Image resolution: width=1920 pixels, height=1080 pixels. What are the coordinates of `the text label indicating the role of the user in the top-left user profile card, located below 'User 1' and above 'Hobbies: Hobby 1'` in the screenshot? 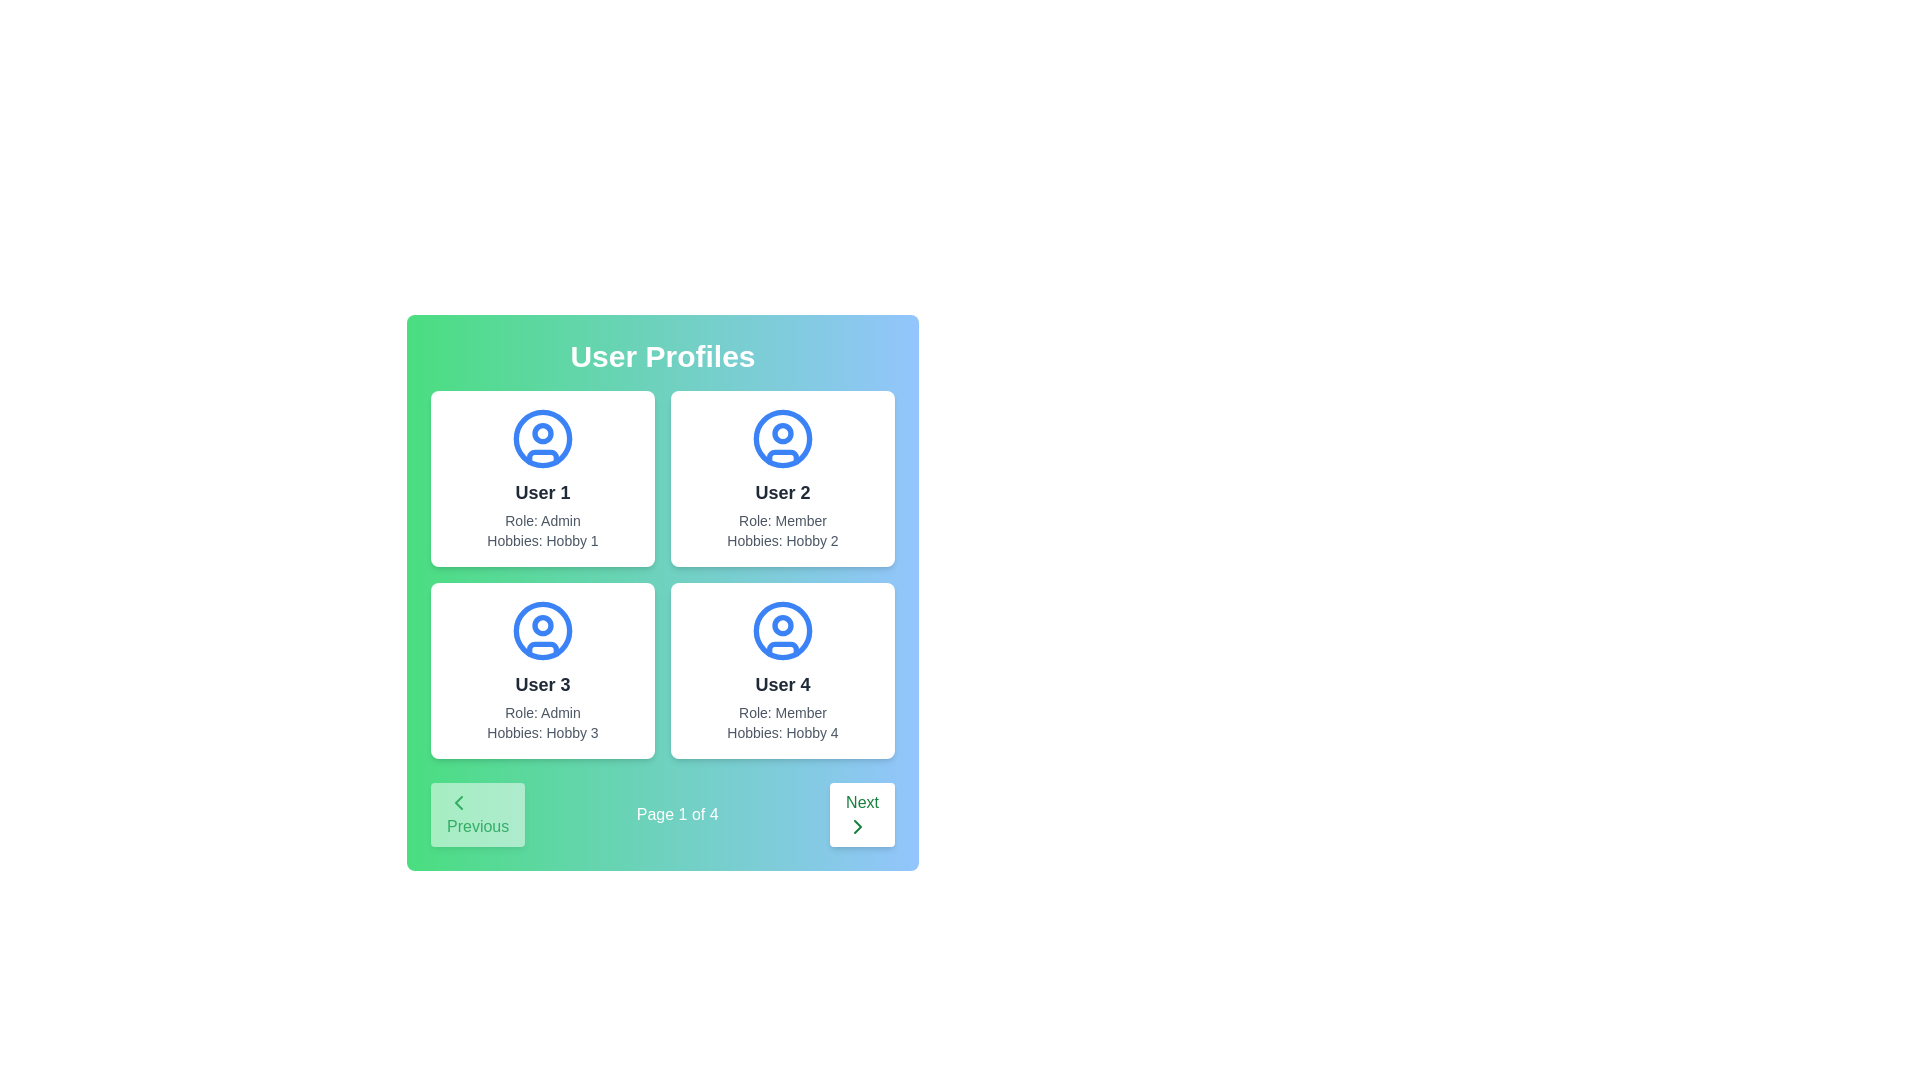 It's located at (542, 519).